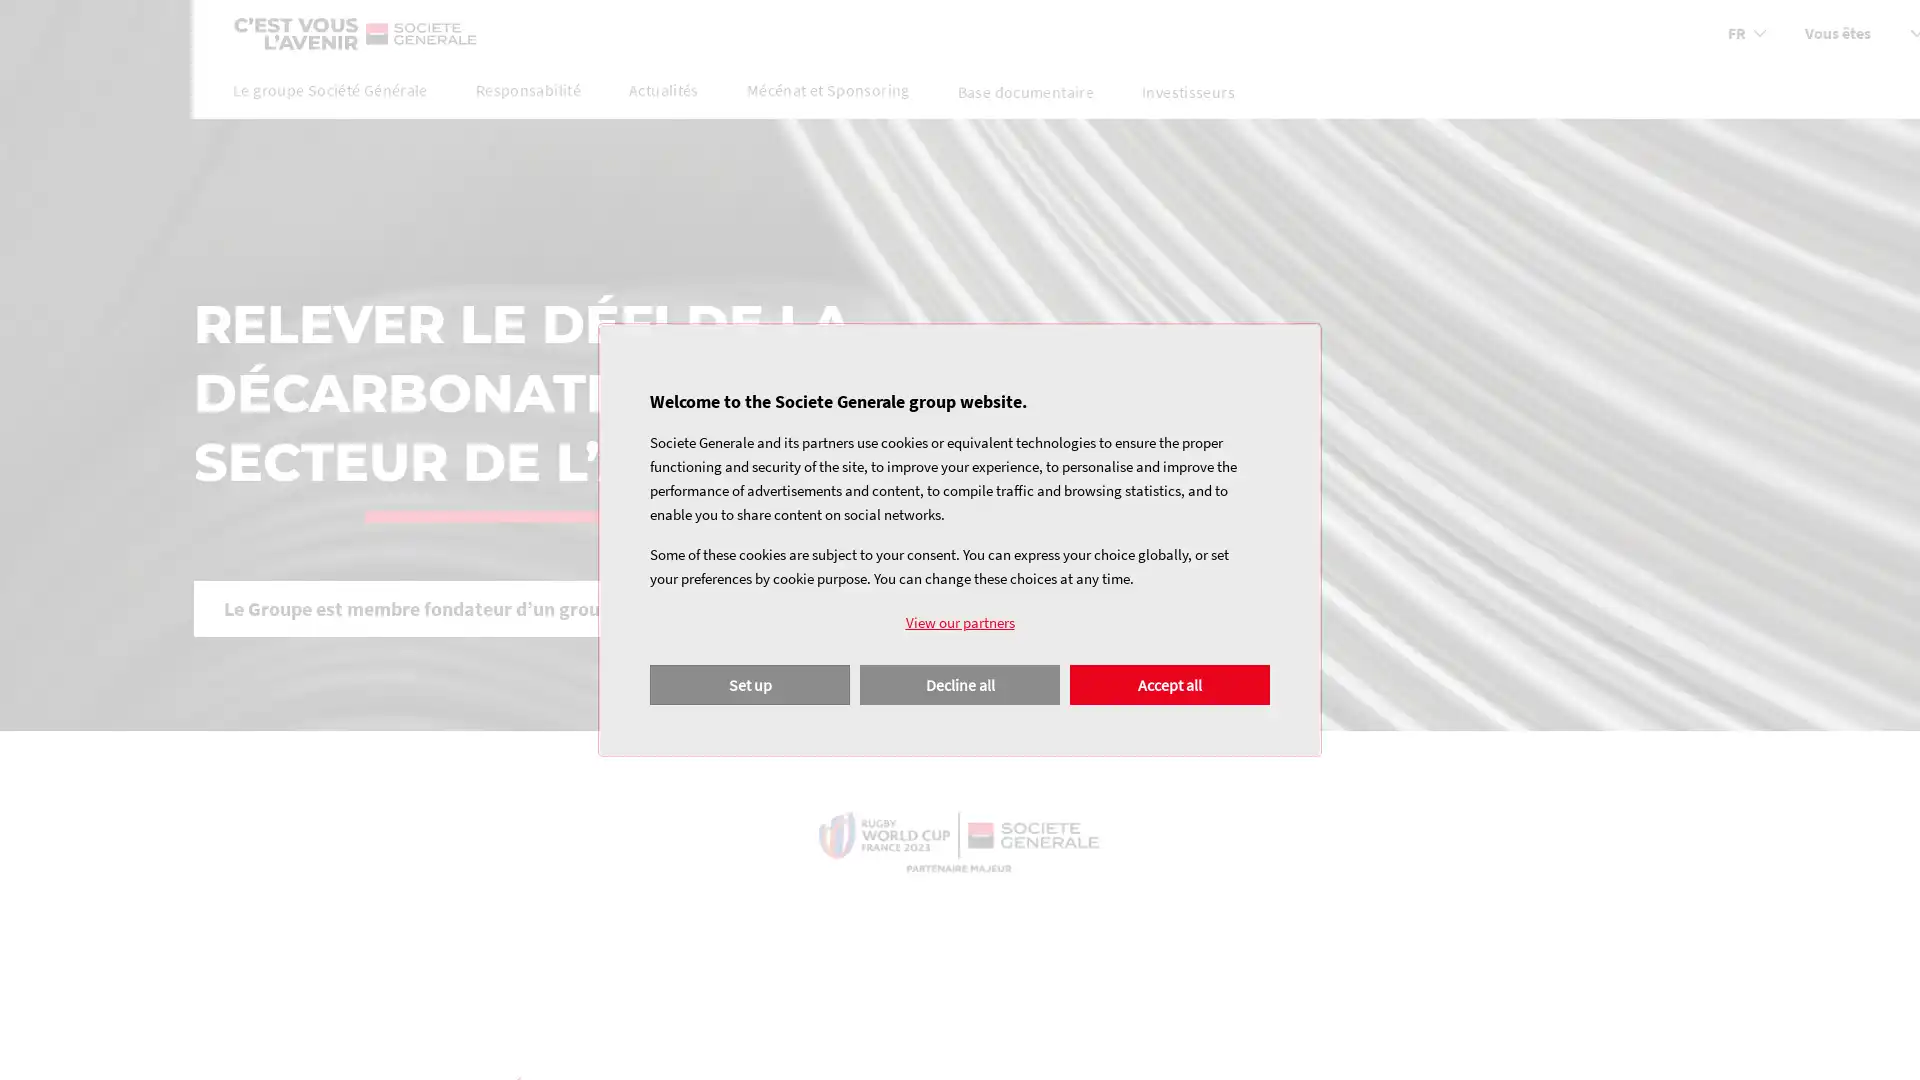 The image size is (1920, 1080). What do you see at coordinates (330, 168) in the screenshot?
I see `Le groupe Societe Generale` at bounding box center [330, 168].